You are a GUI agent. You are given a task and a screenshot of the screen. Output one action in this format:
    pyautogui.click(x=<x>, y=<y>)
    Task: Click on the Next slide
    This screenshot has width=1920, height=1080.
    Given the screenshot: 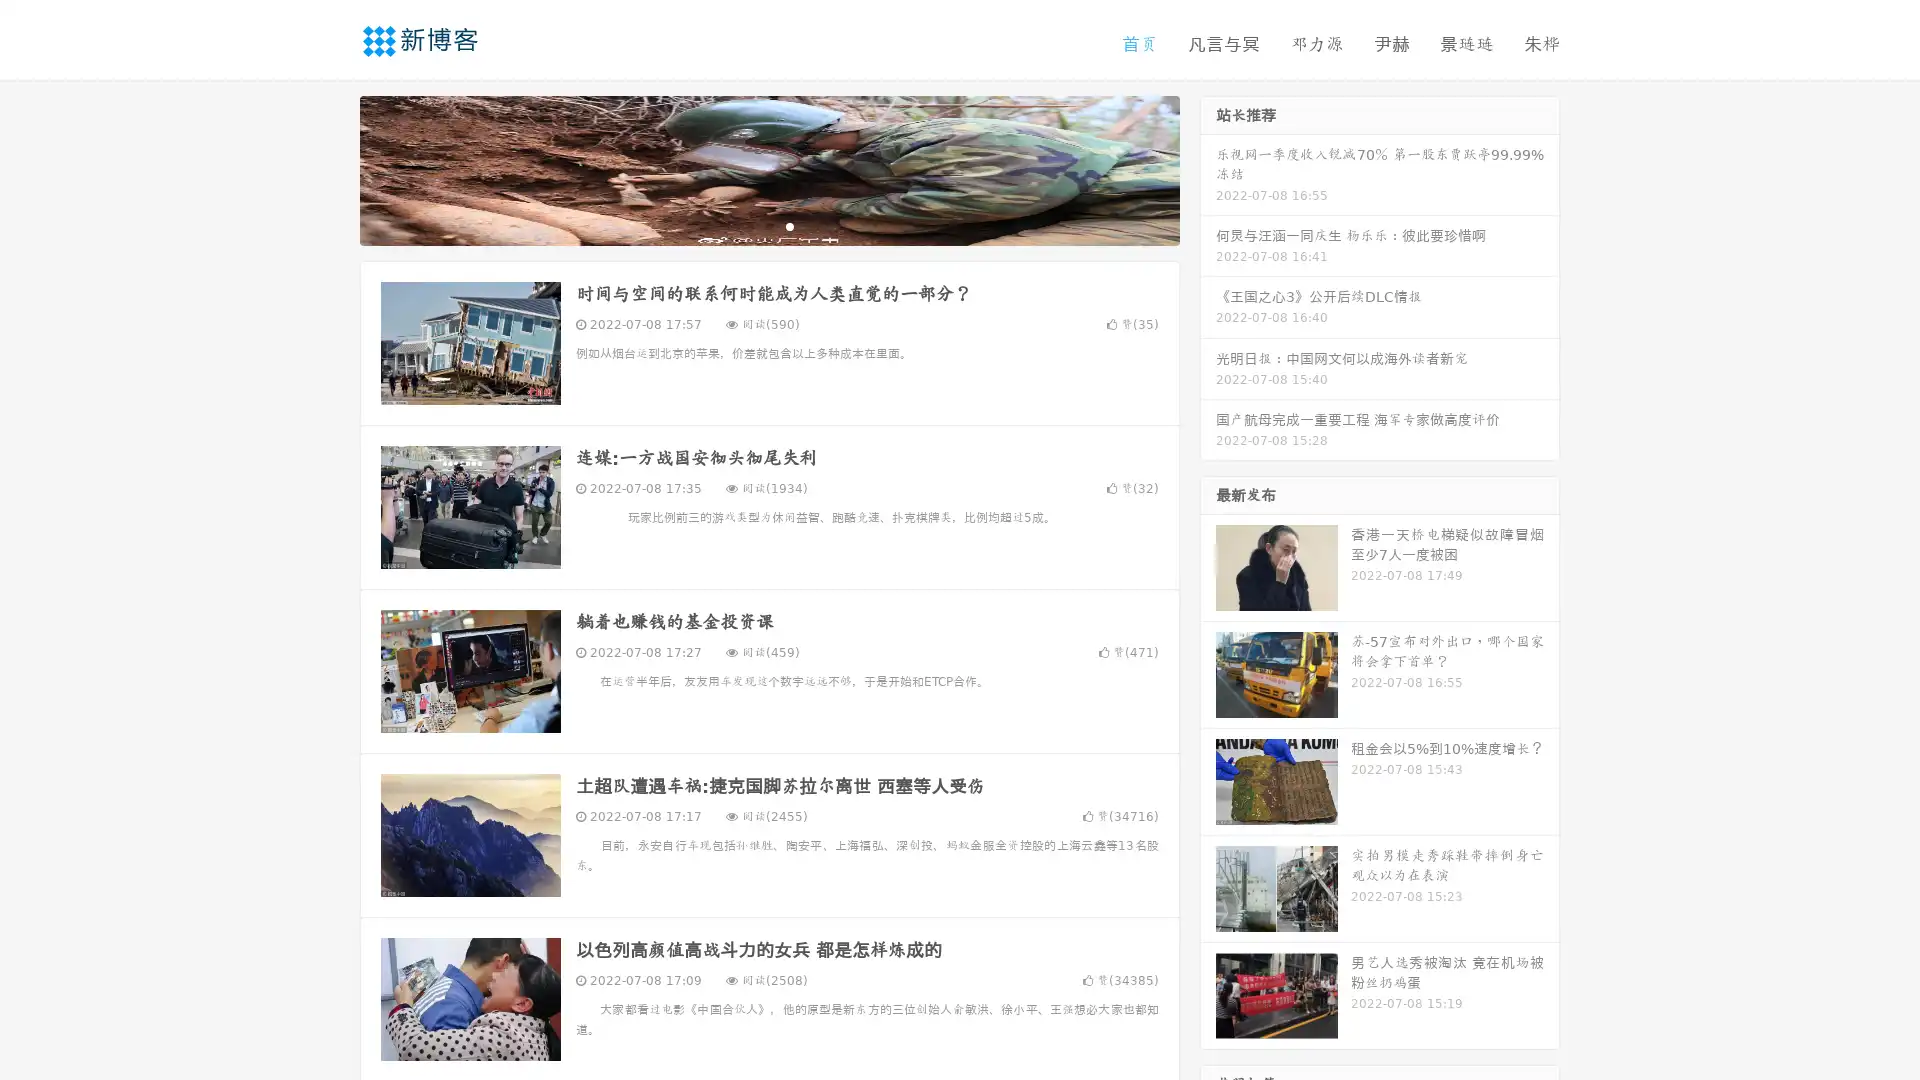 What is the action you would take?
    pyautogui.click(x=1208, y=168)
    